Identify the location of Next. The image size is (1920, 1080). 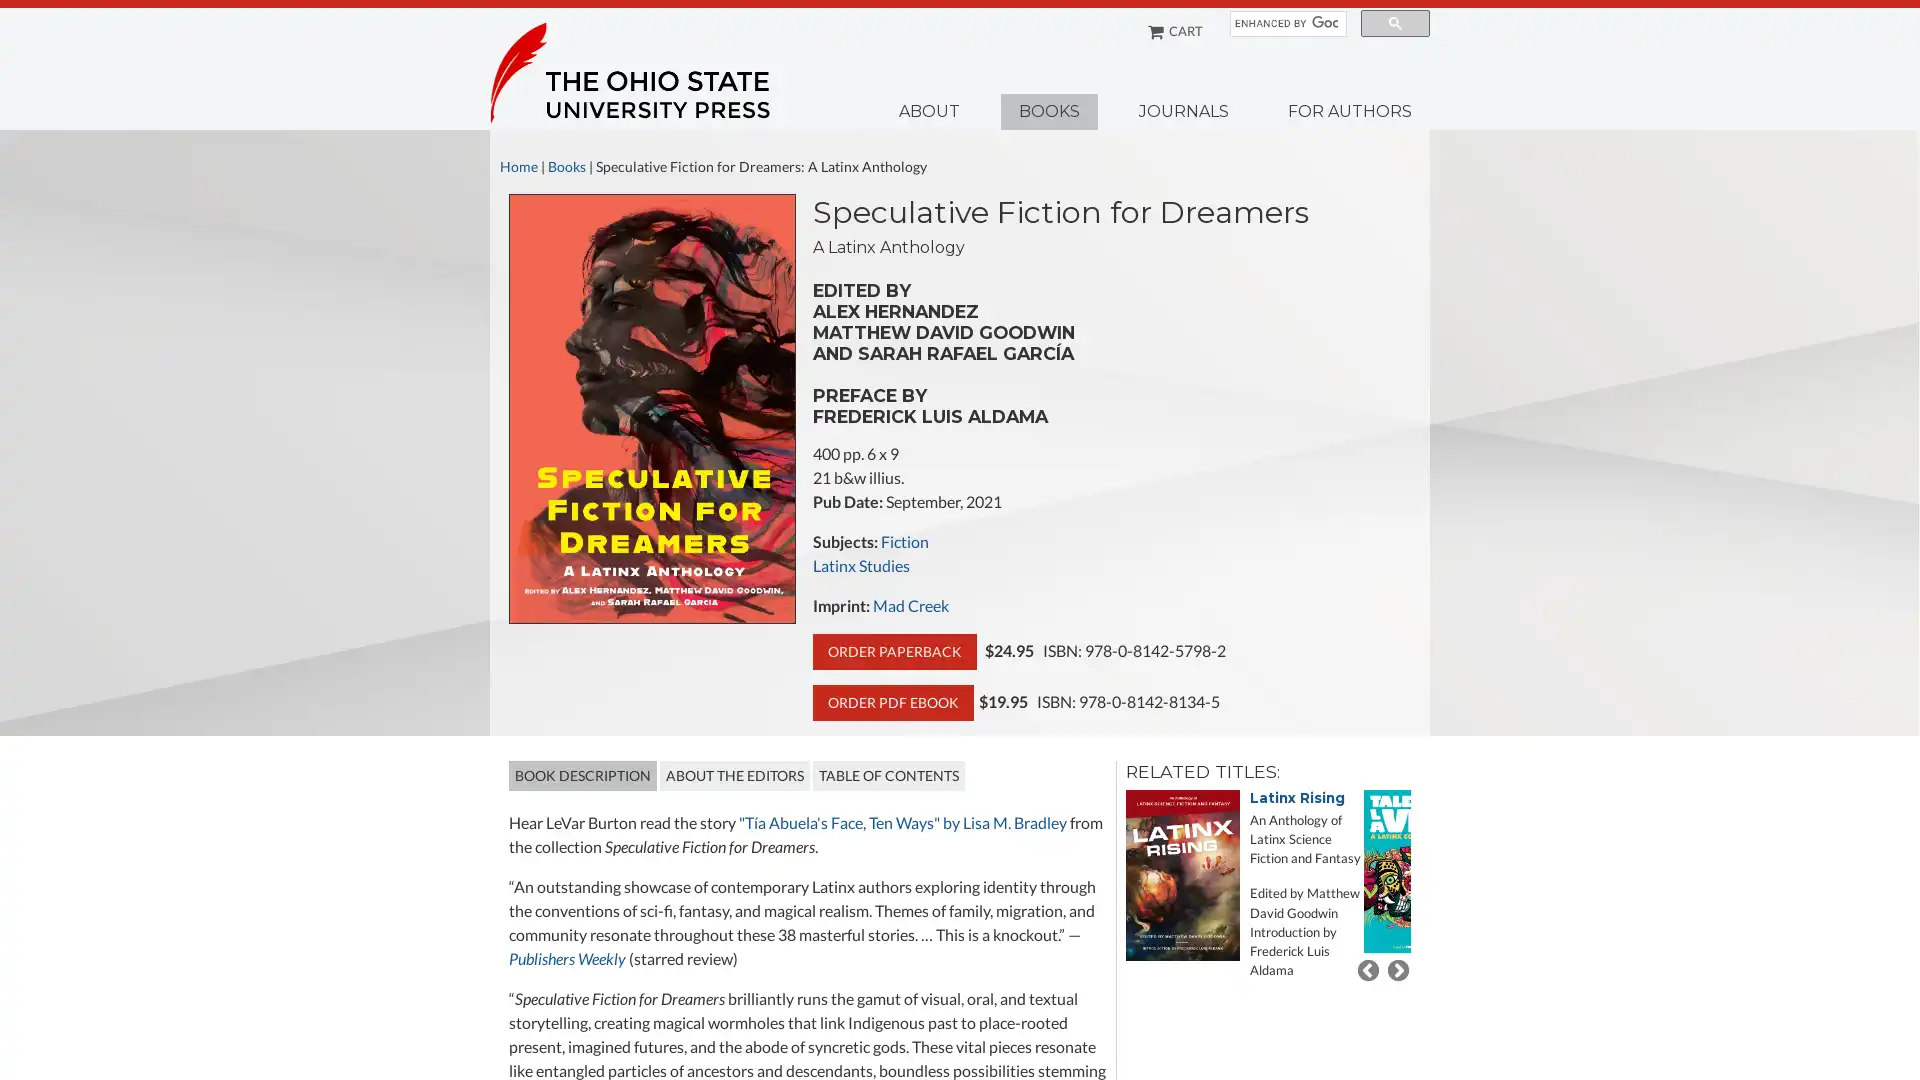
(1396, 968).